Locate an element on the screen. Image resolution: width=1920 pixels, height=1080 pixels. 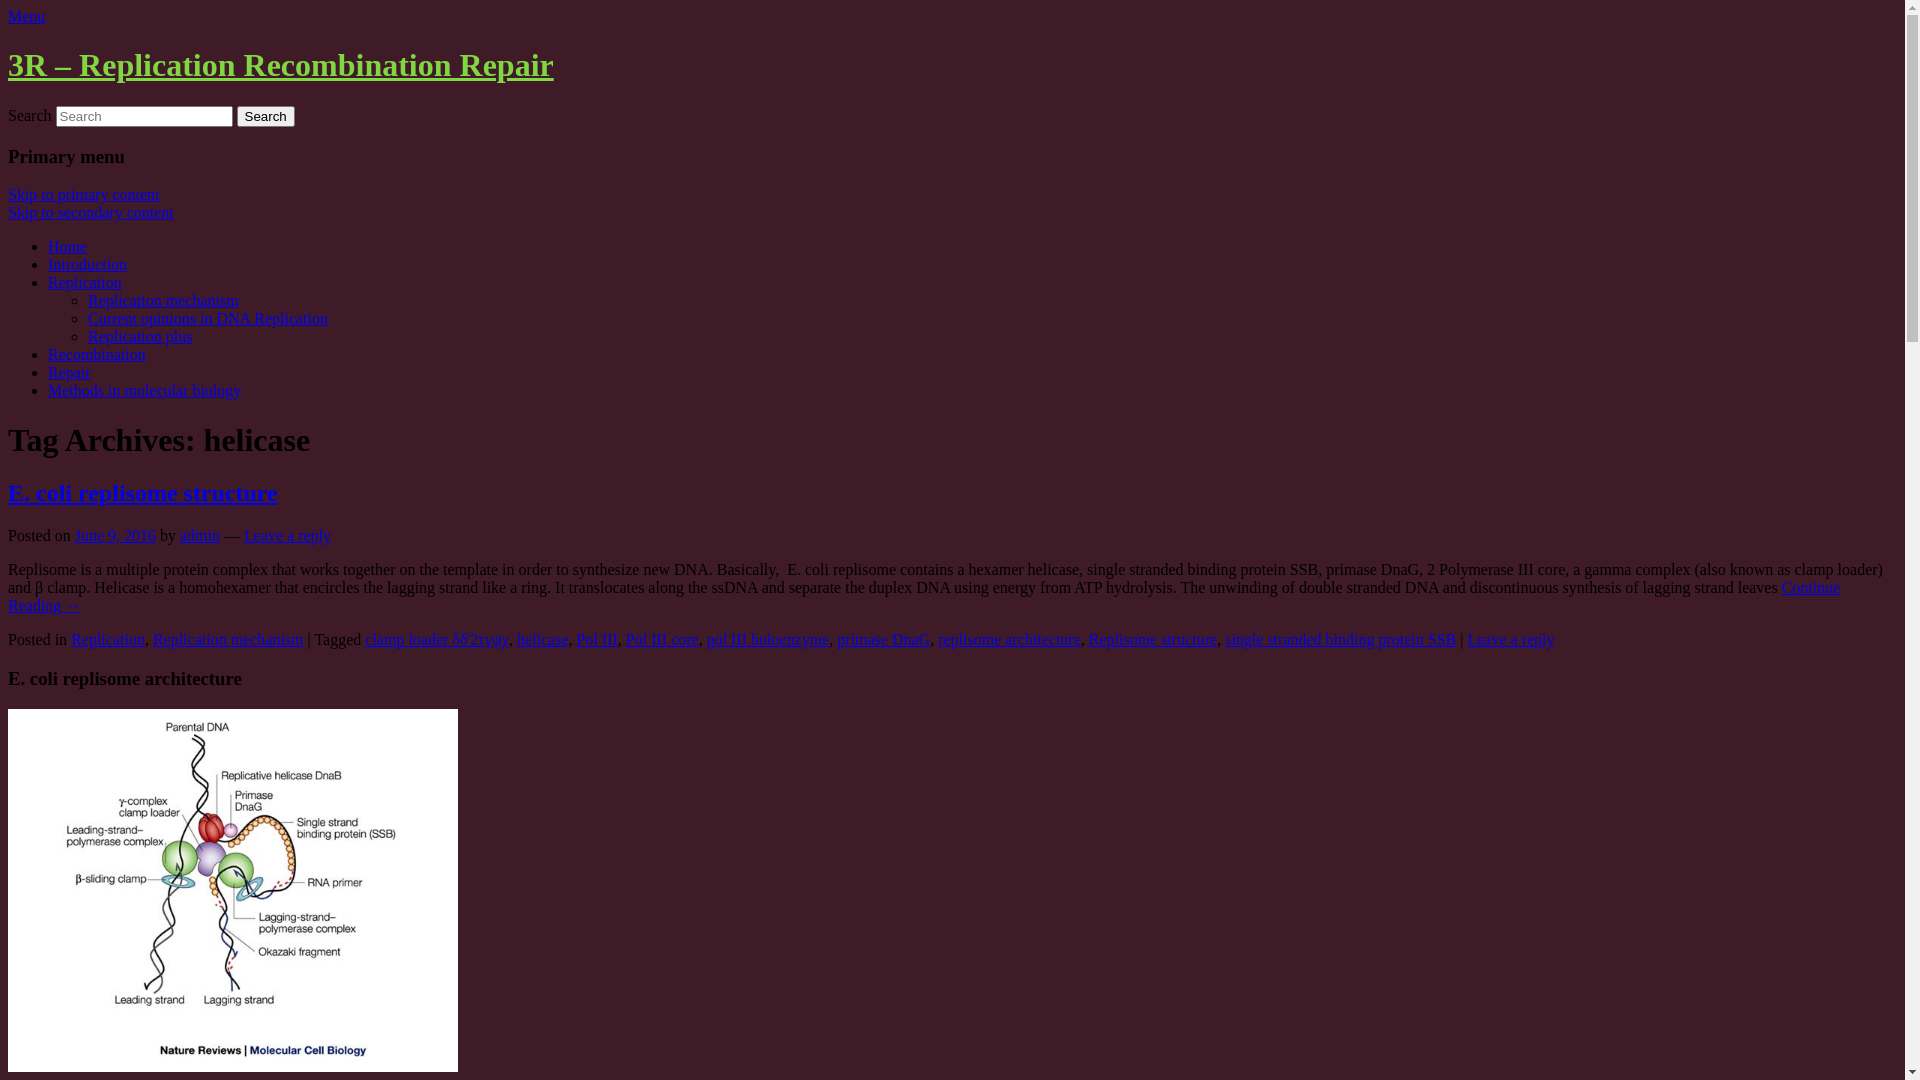
'Skip to secondary content' is located at coordinates (90, 212).